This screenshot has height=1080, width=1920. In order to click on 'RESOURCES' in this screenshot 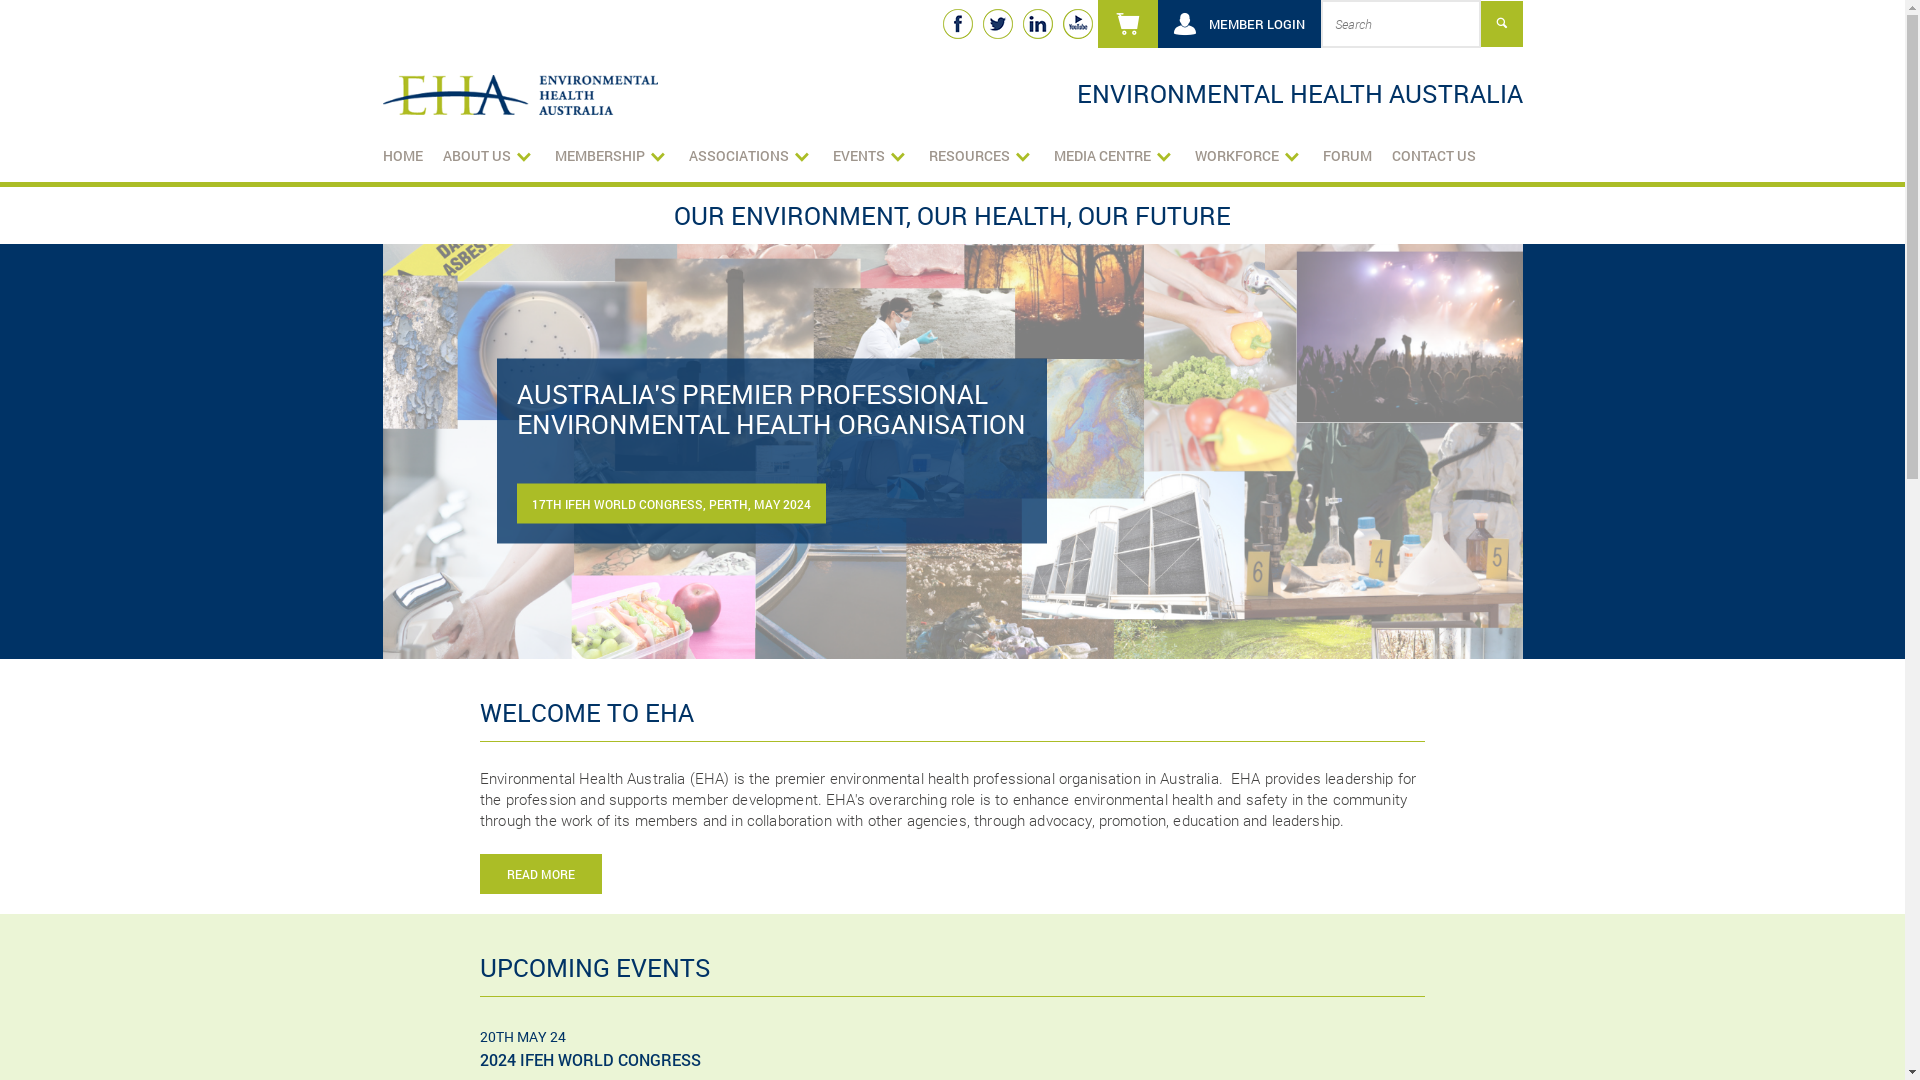, I will do `click(980, 154)`.